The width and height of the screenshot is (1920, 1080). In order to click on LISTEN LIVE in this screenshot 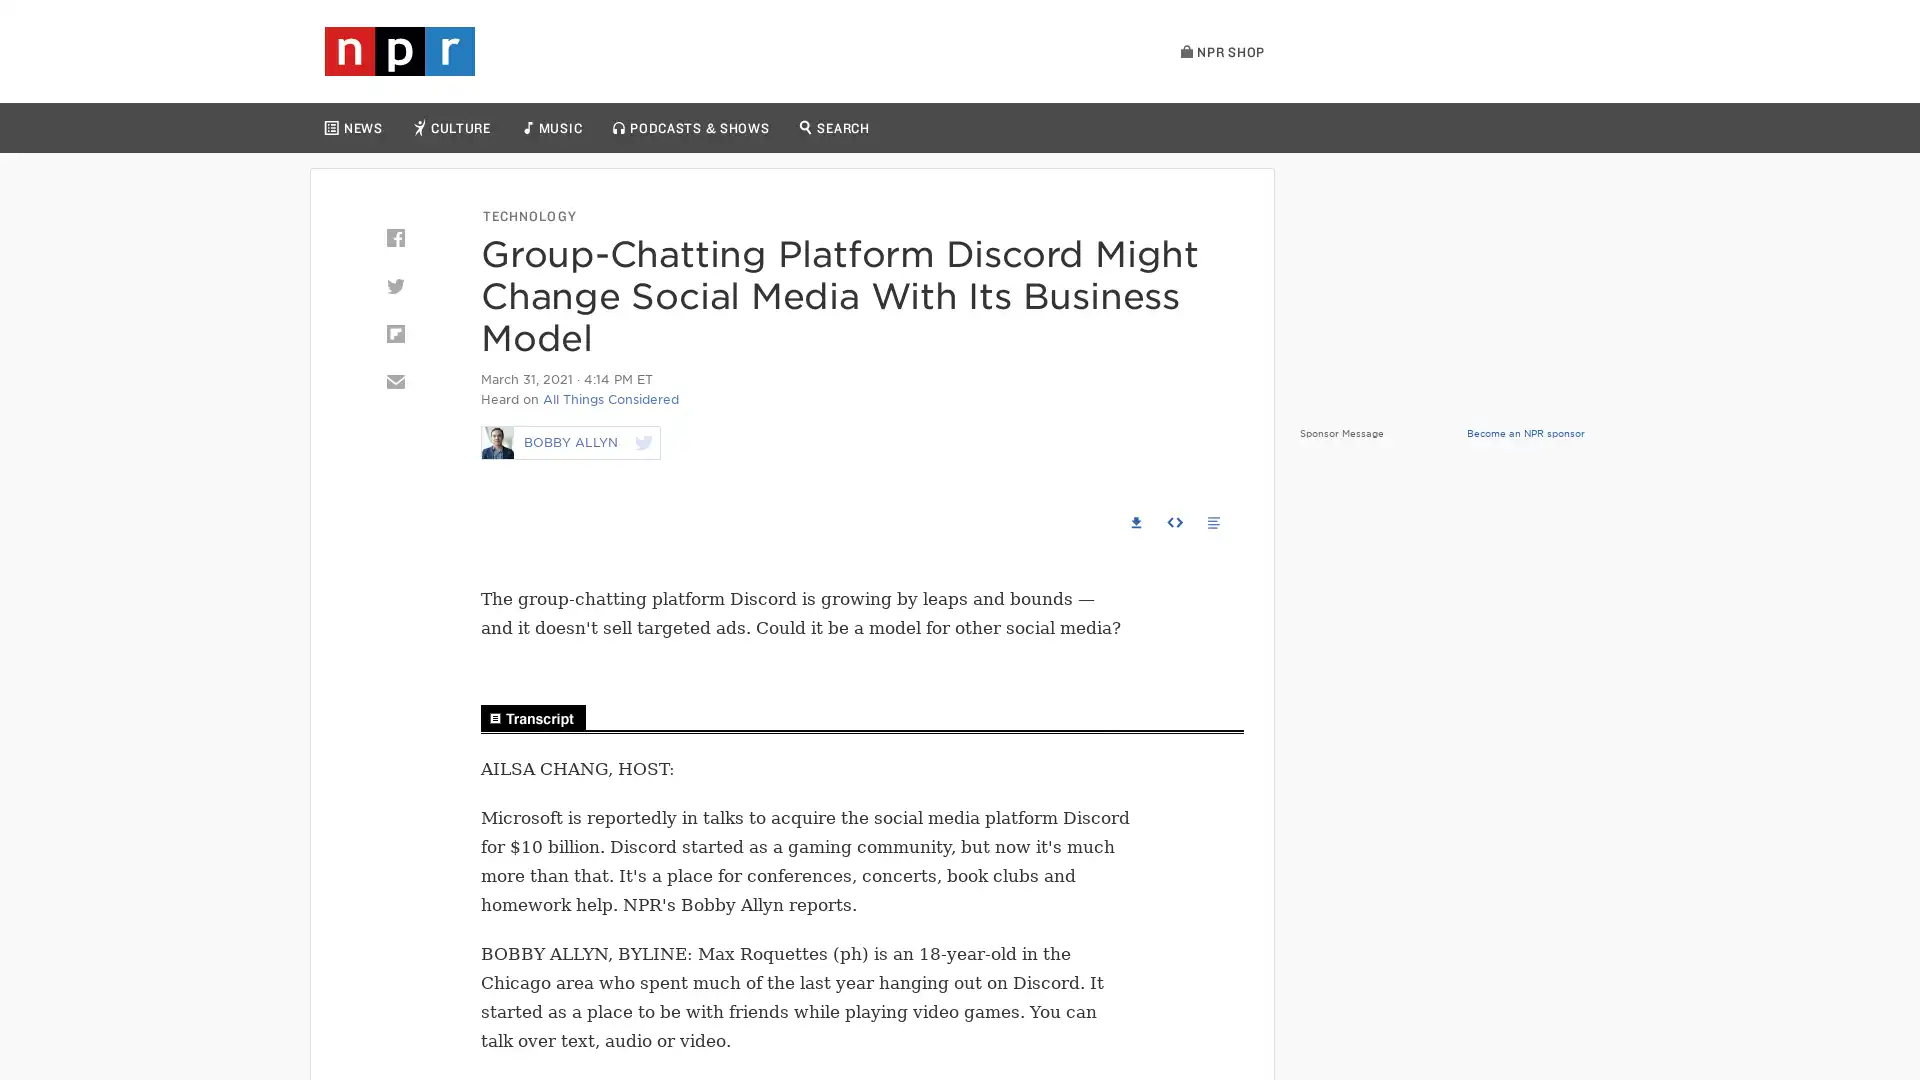, I will do `click(1457, 128)`.